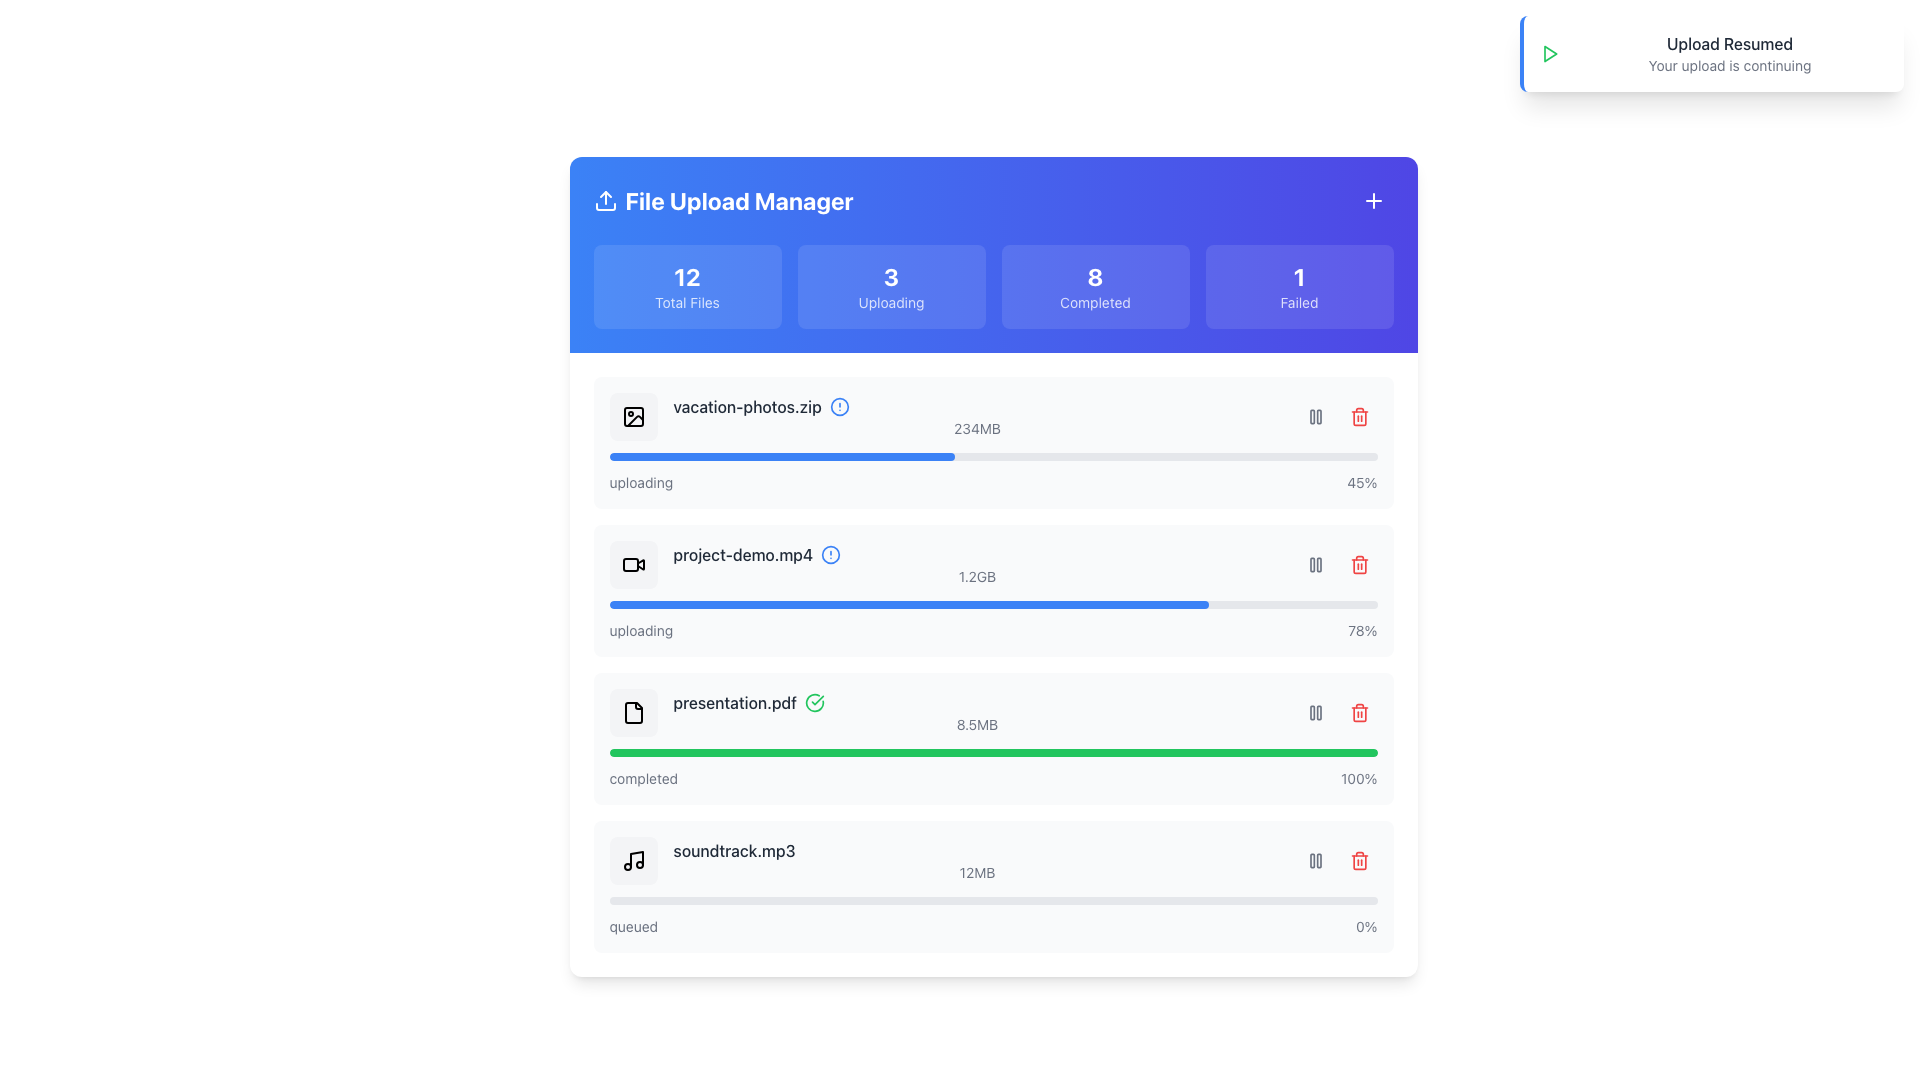 The height and width of the screenshot is (1080, 1920). Describe the element at coordinates (1728, 64) in the screenshot. I see `the second text label that provides a status update about the ongoing process, located below the 'Upload Resumed' text in the top-right corner of the interface` at that location.